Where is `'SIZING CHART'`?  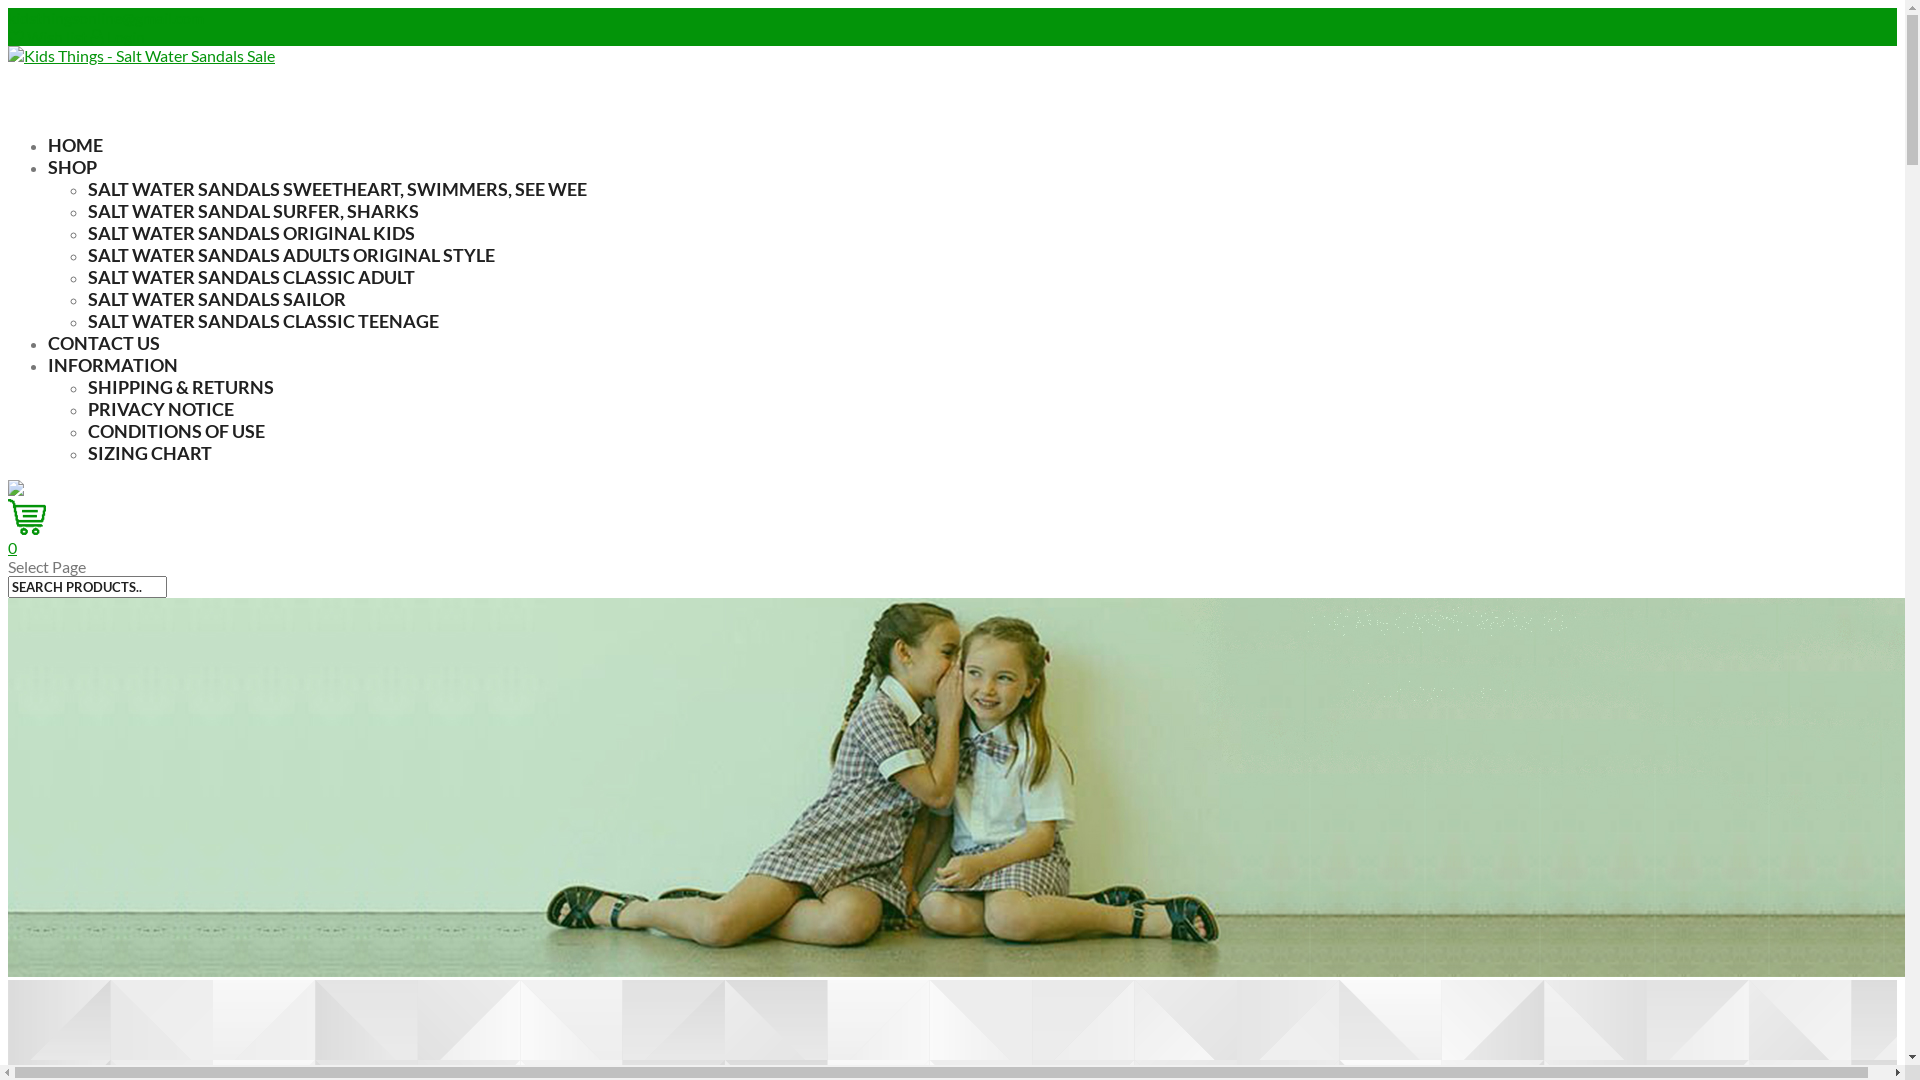
'SIZING CHART' is located at coordinates (86, 452).